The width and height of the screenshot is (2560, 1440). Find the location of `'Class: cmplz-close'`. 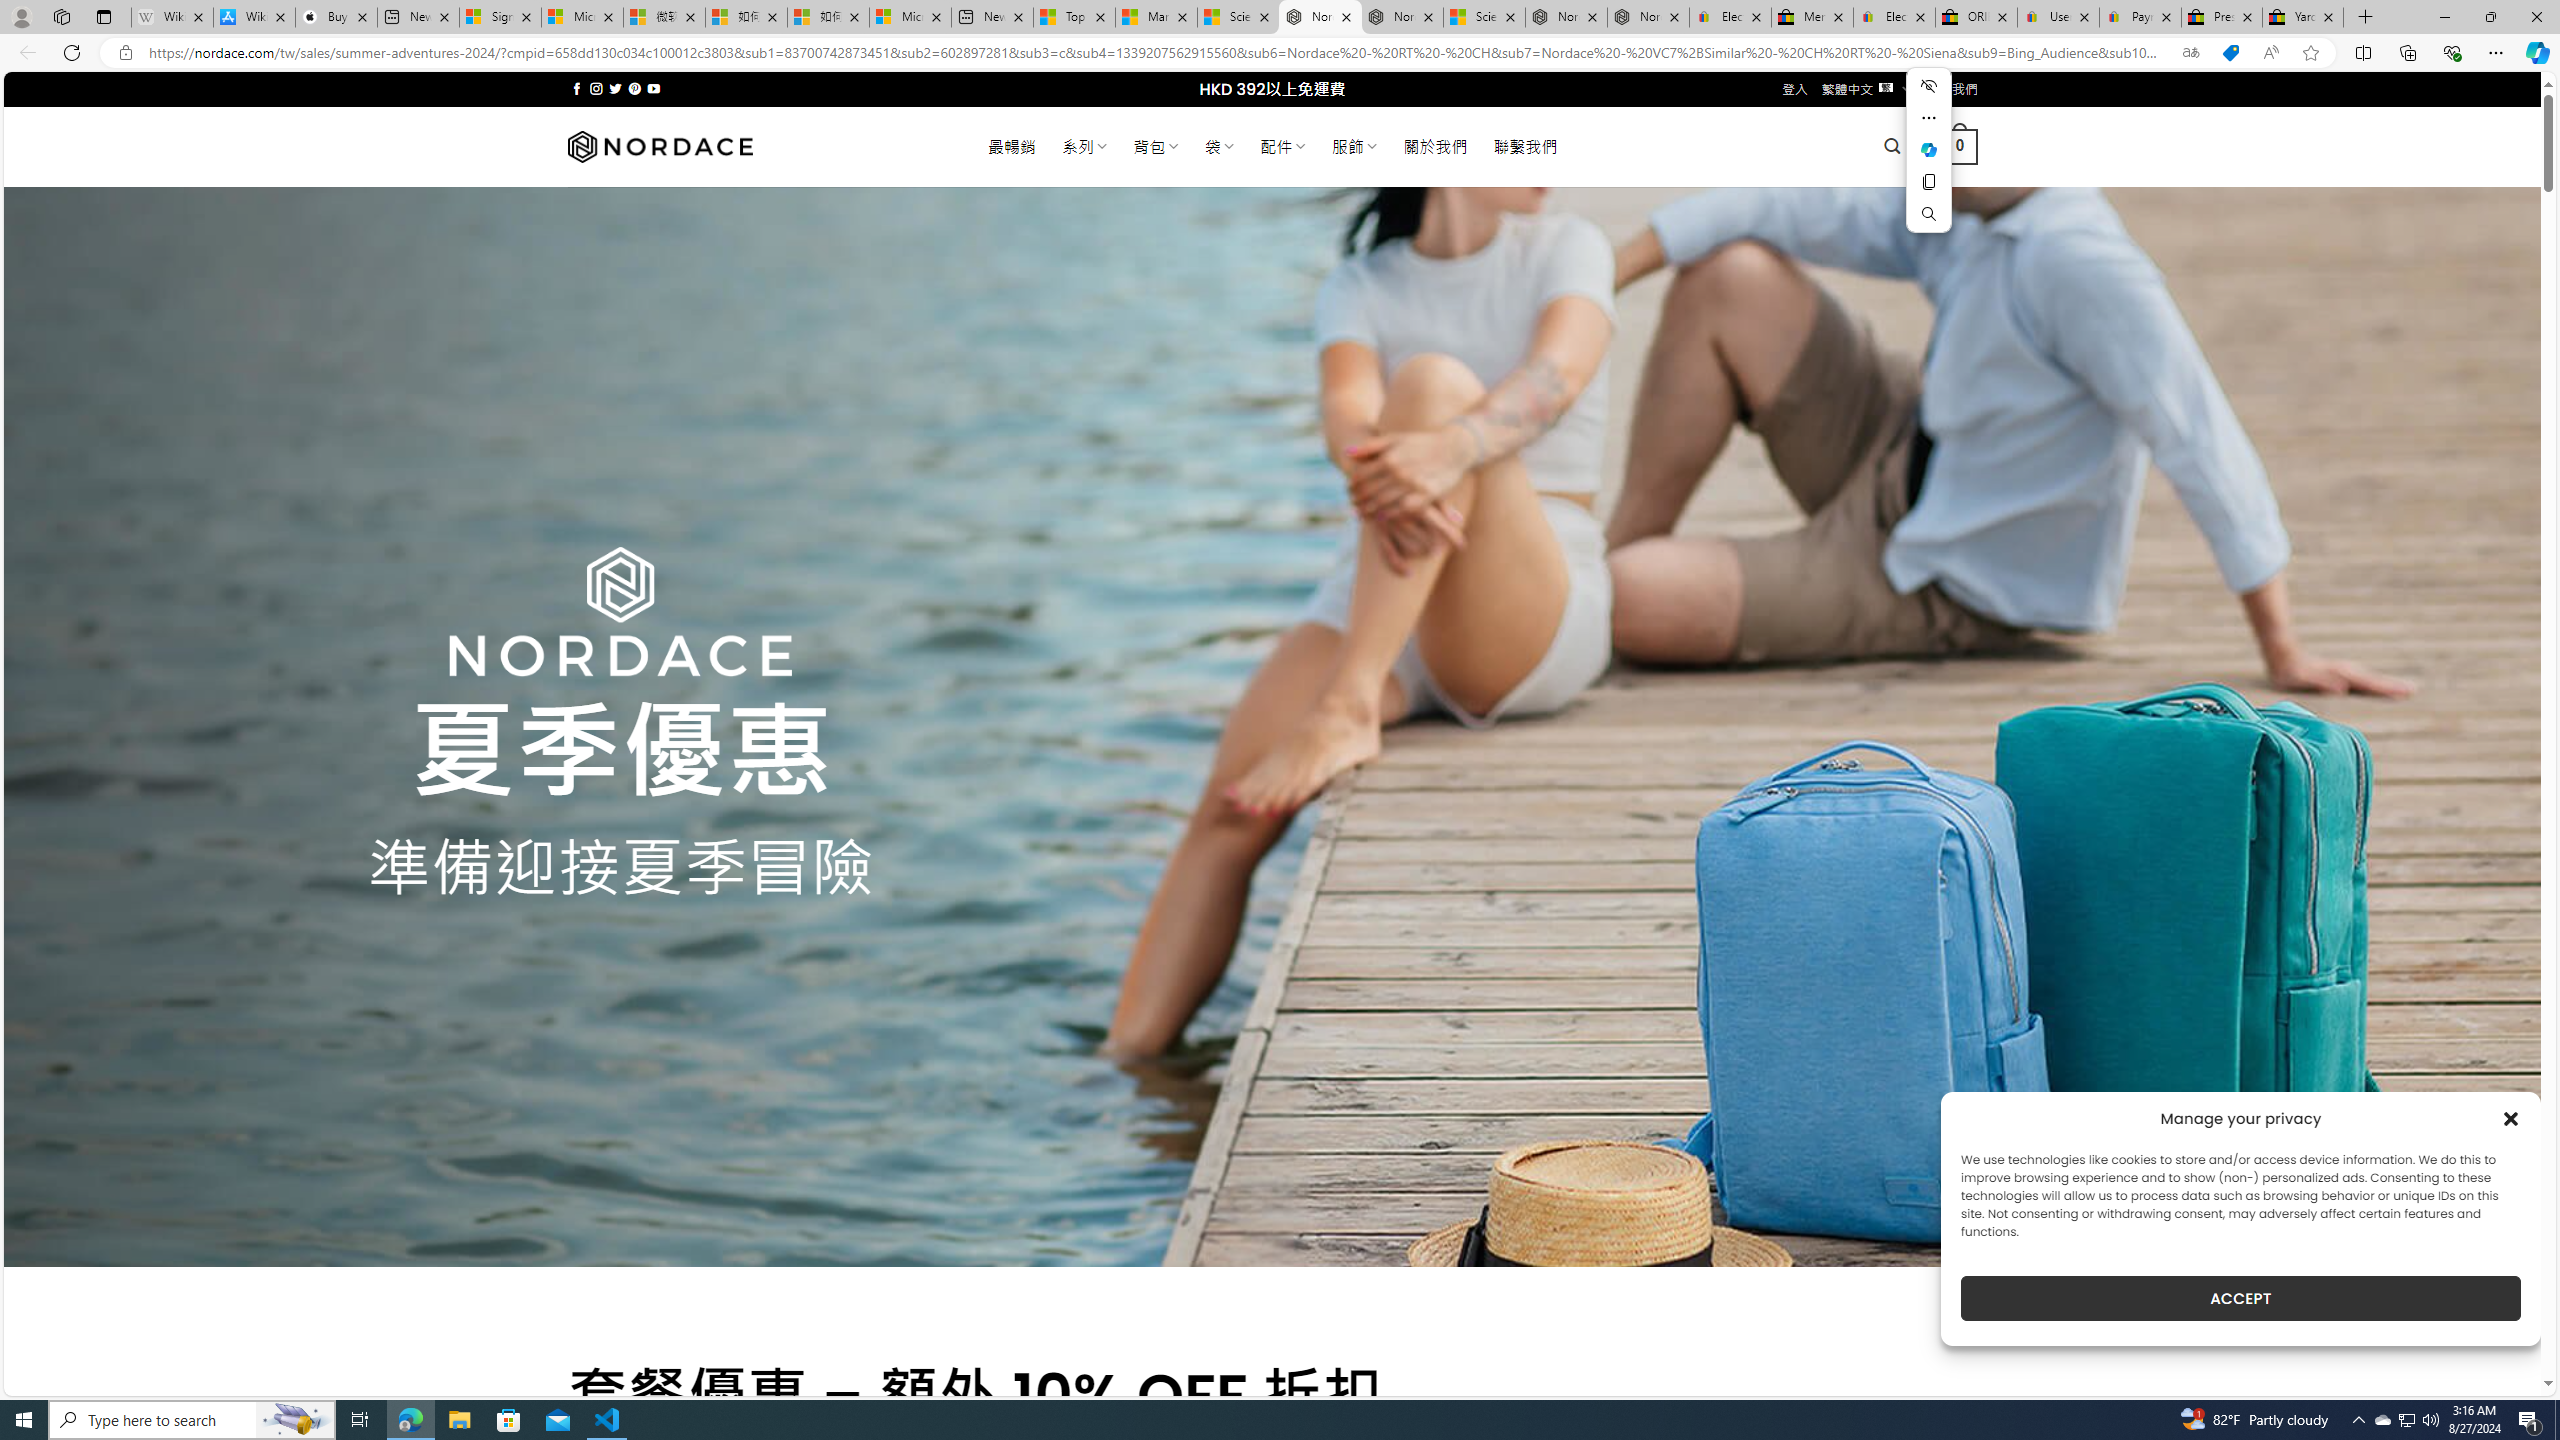

'Class: cmplz-close' is located at coordinates (2511, 1118).